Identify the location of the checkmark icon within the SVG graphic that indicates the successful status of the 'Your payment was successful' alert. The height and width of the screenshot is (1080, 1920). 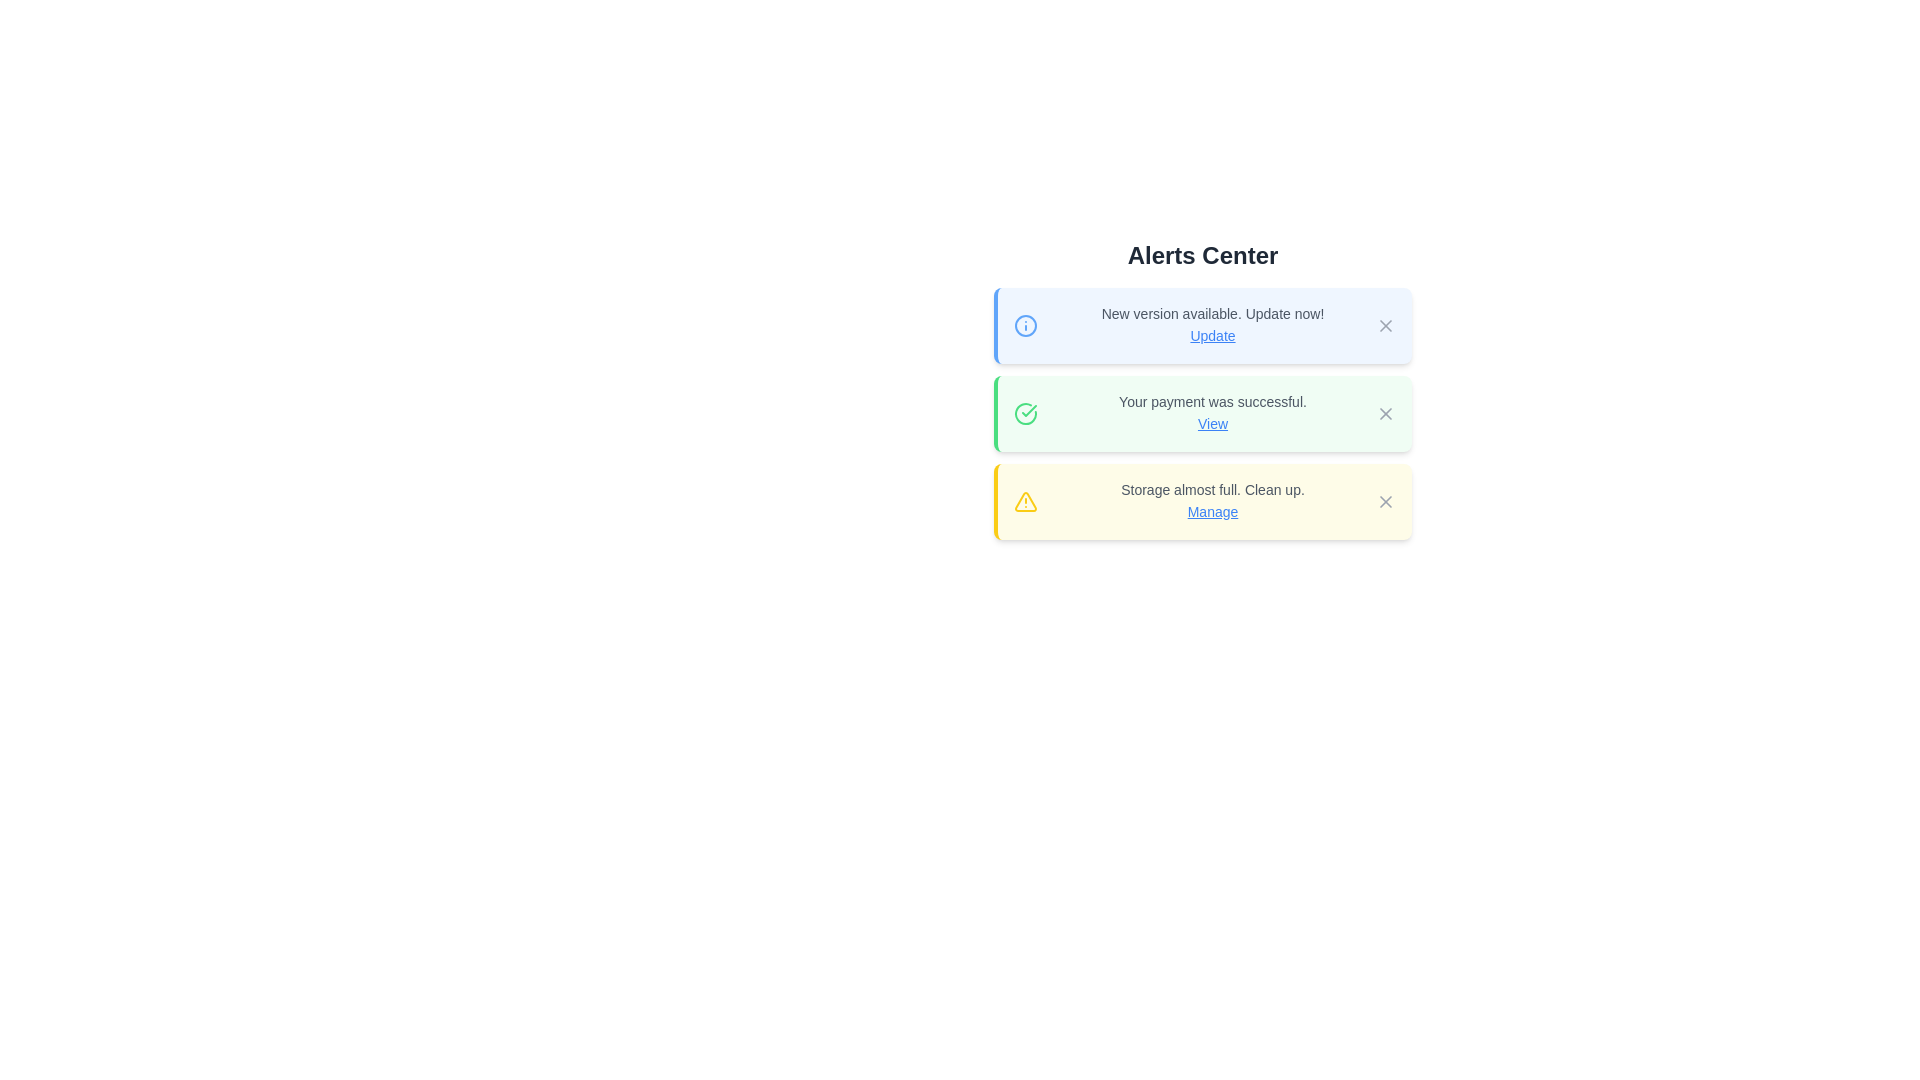
(1029, 410).